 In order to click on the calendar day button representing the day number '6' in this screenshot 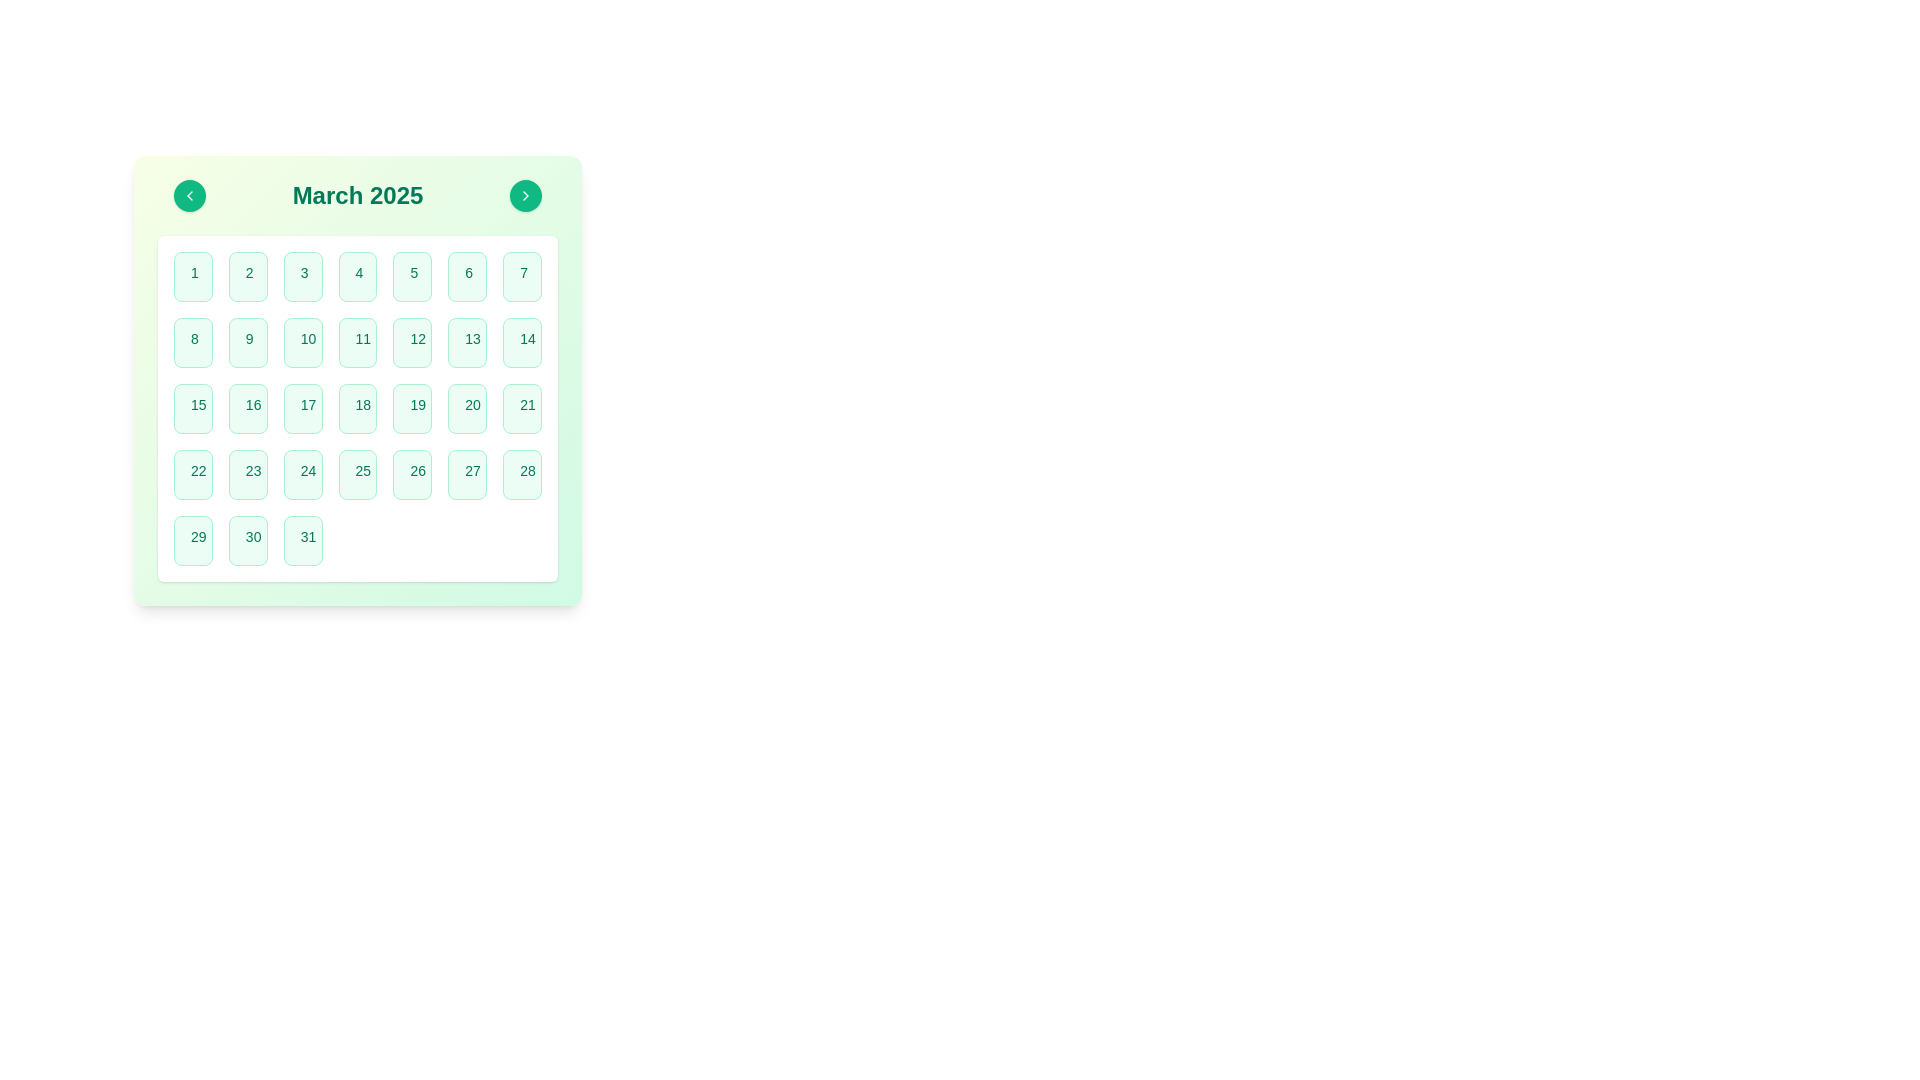, I will do `click(466, 277)`.